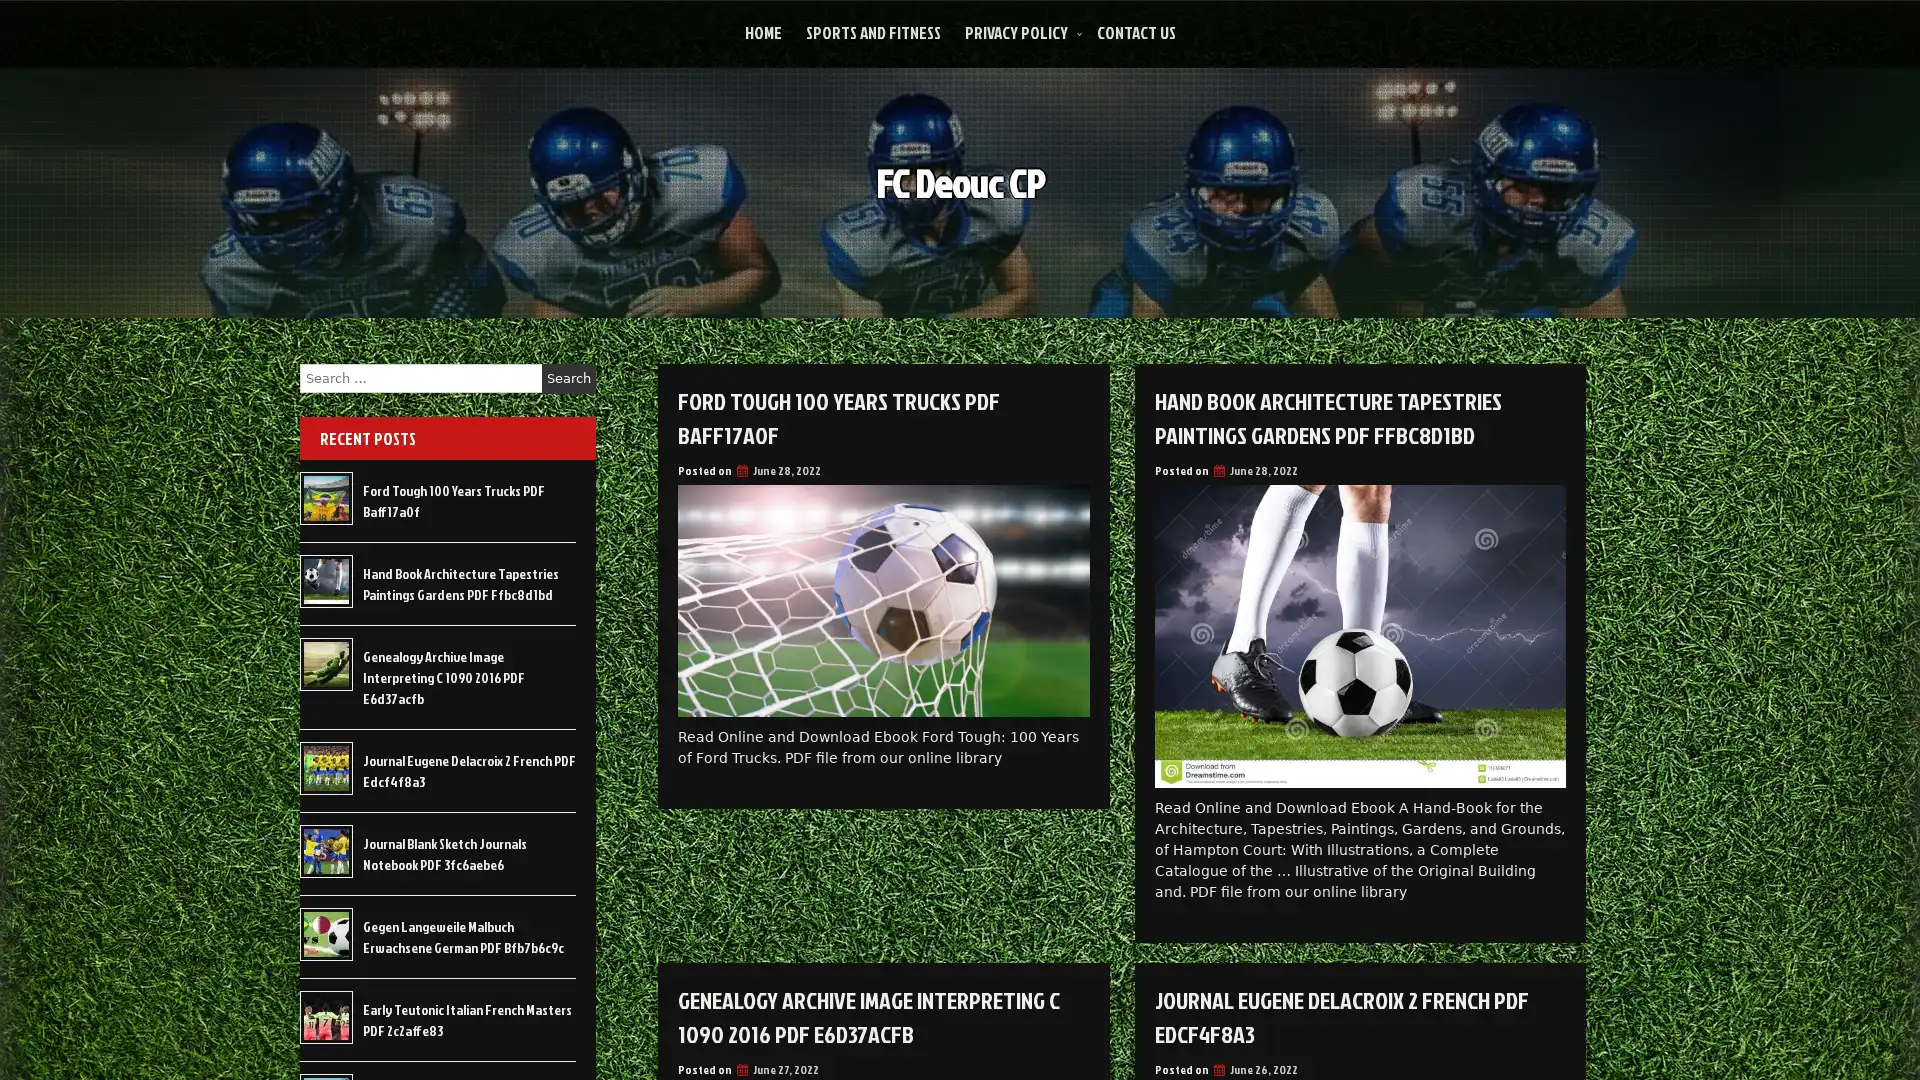  I want to click on Search, so click(568, 378).